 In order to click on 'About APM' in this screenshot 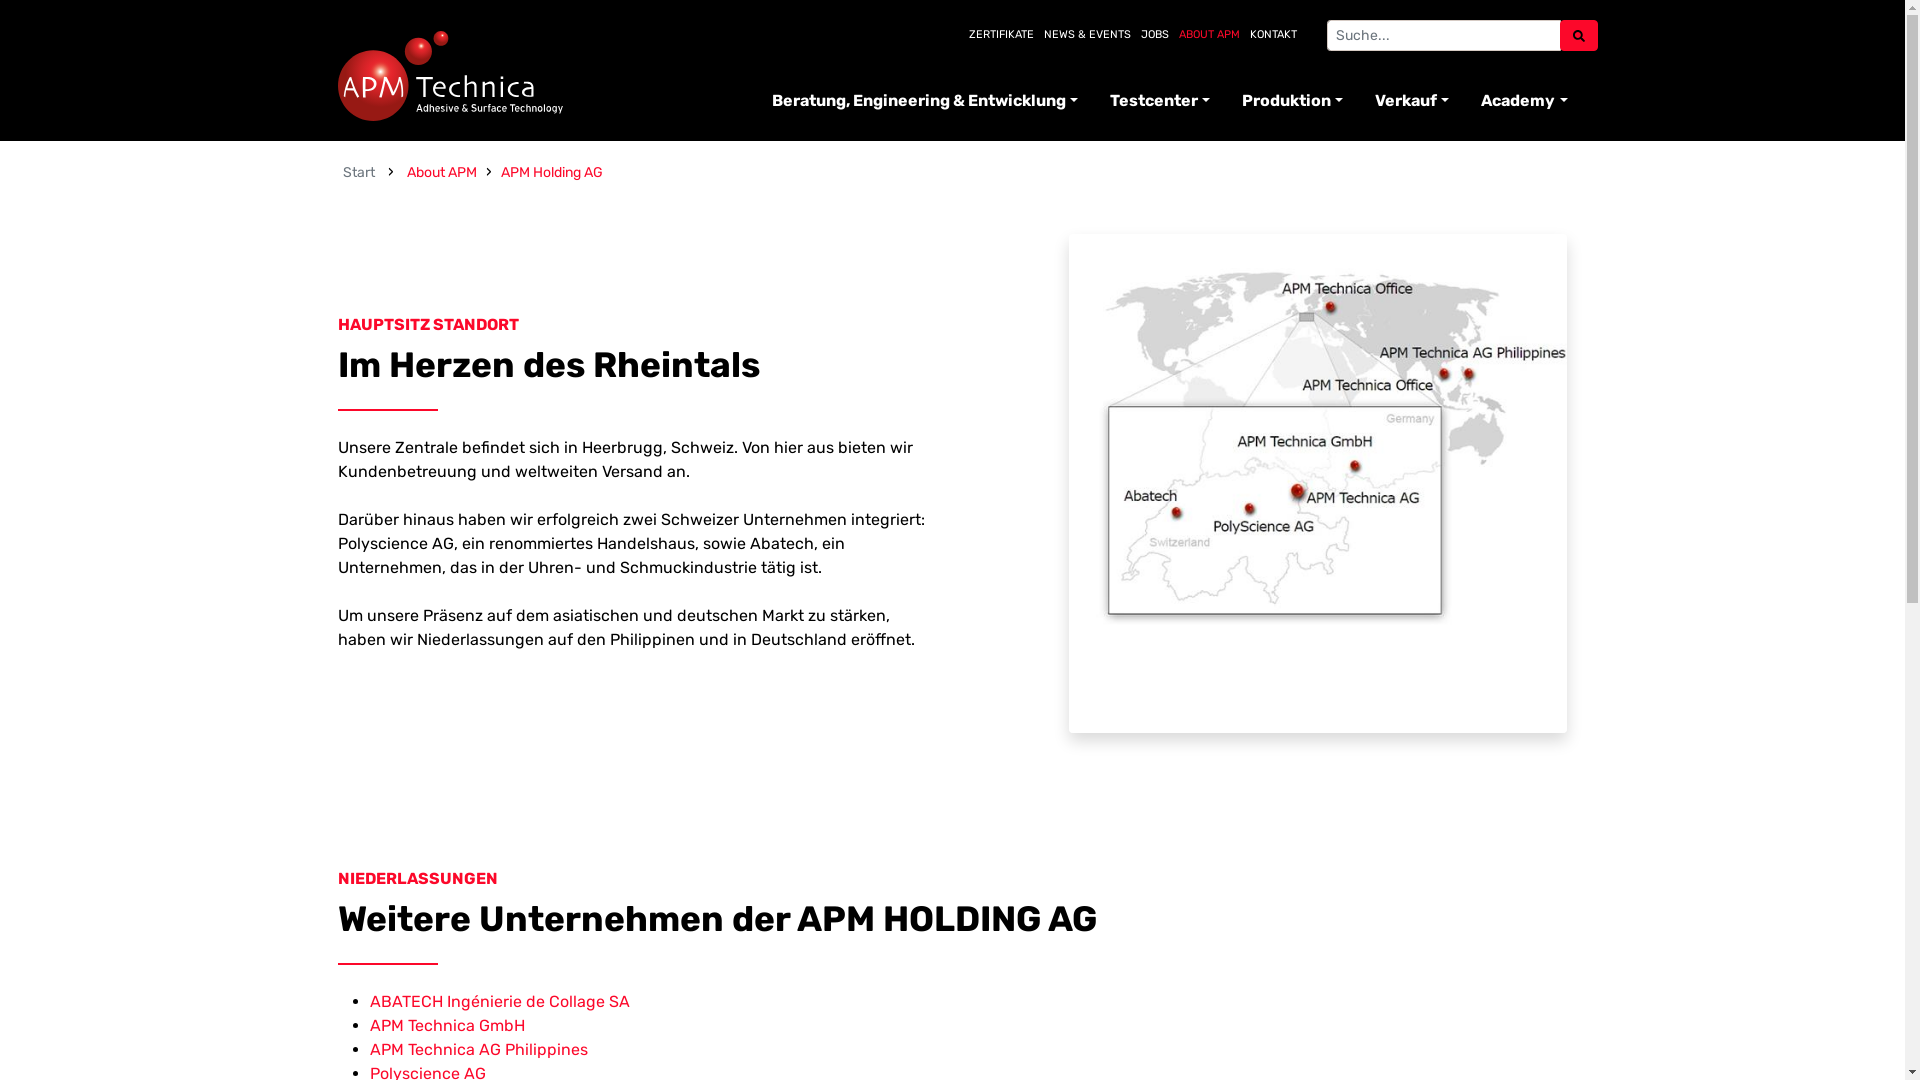, I will do `click(440, 171)`.